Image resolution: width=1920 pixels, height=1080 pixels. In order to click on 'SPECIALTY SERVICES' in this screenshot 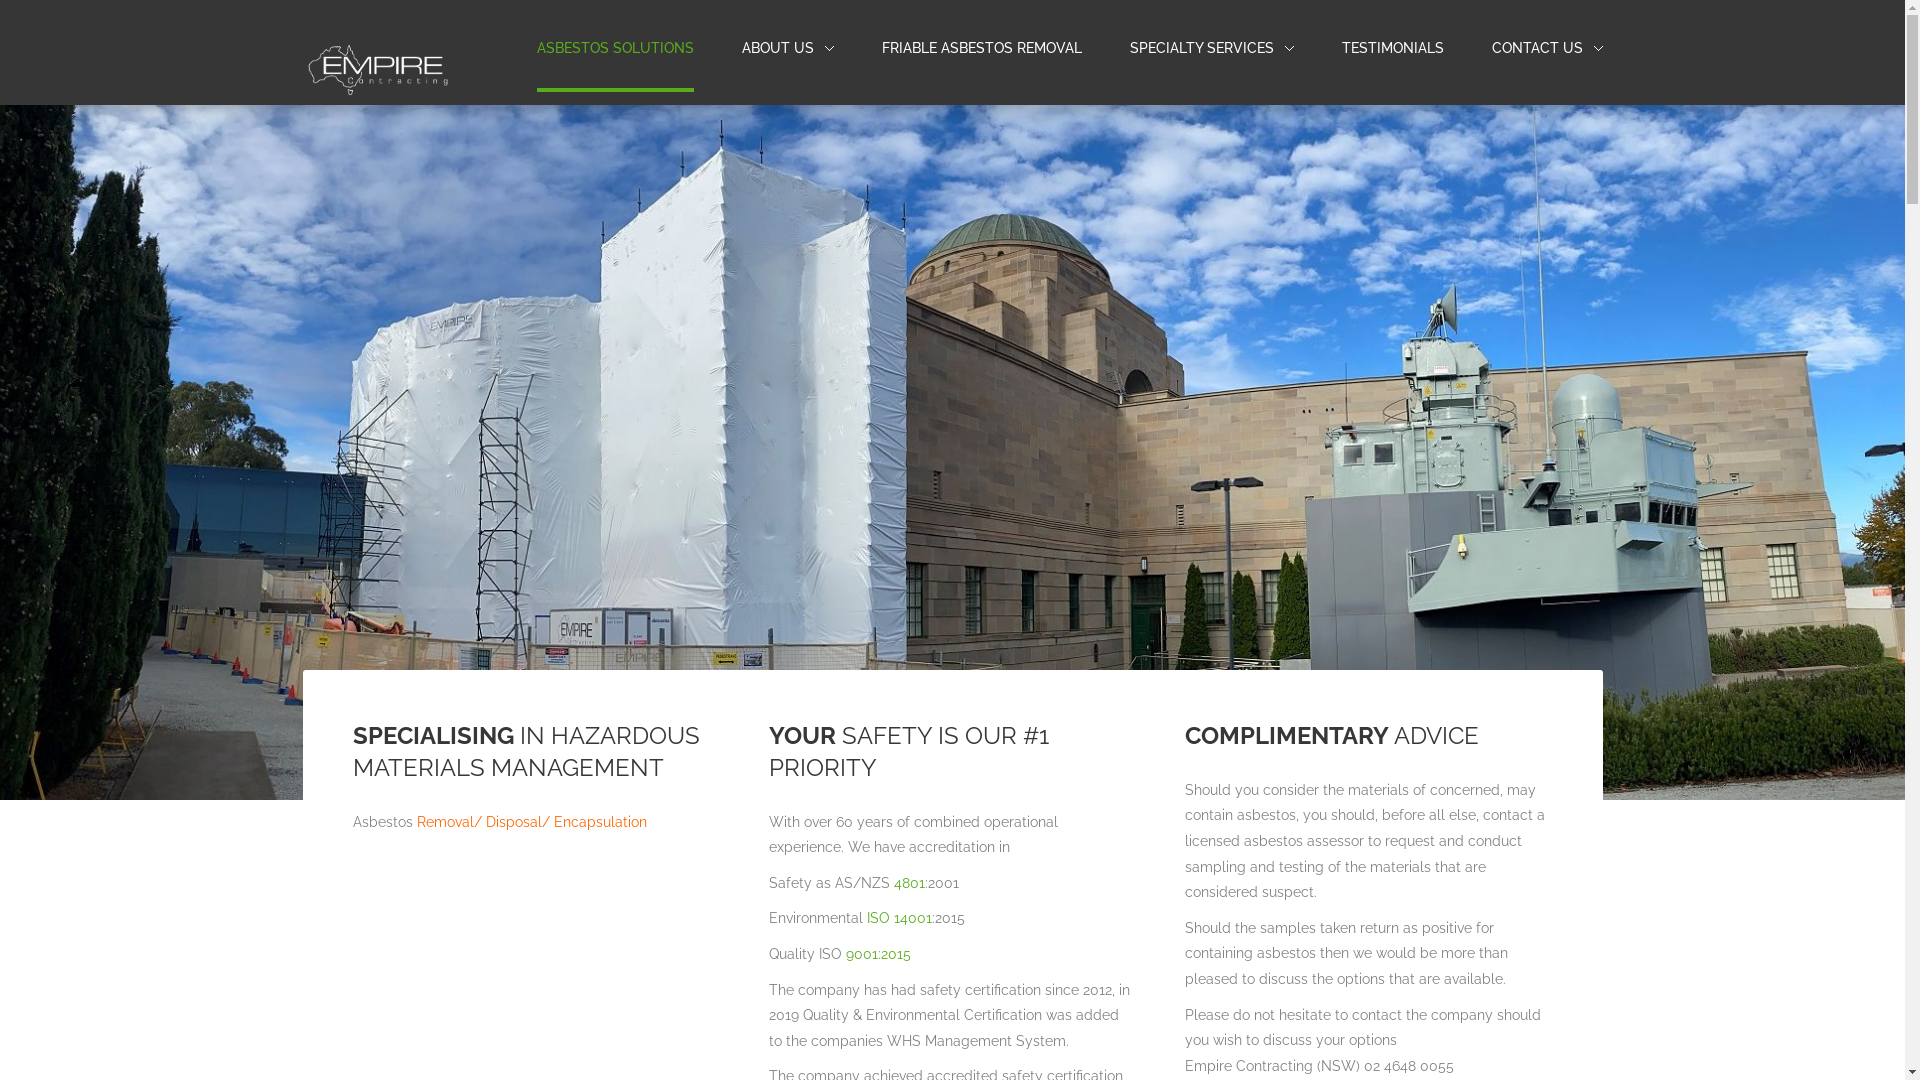, I will do `click(1210, 48)`.